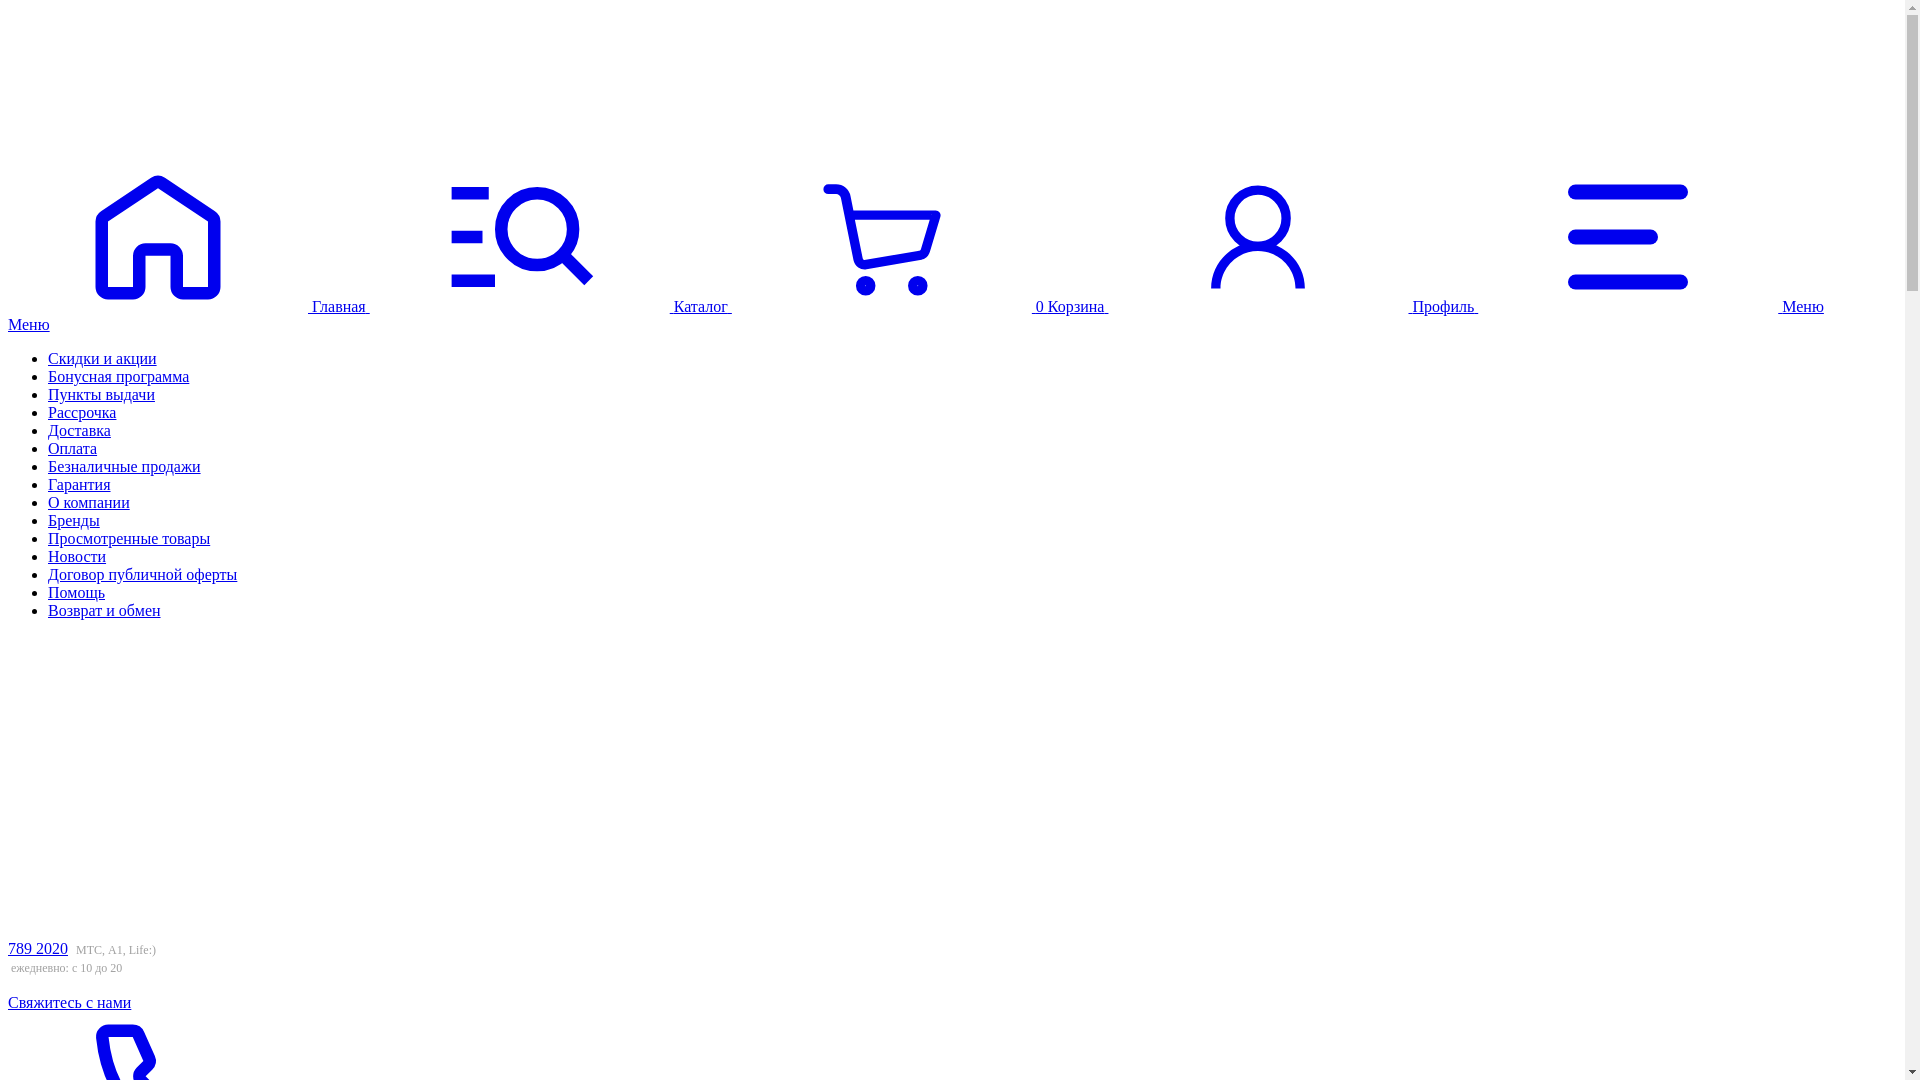 The height and width of the screenshot is (1080, 1920). Describe the element at coordinates (38, 947) in the screenshot. I see `'789 2020'` at that location.